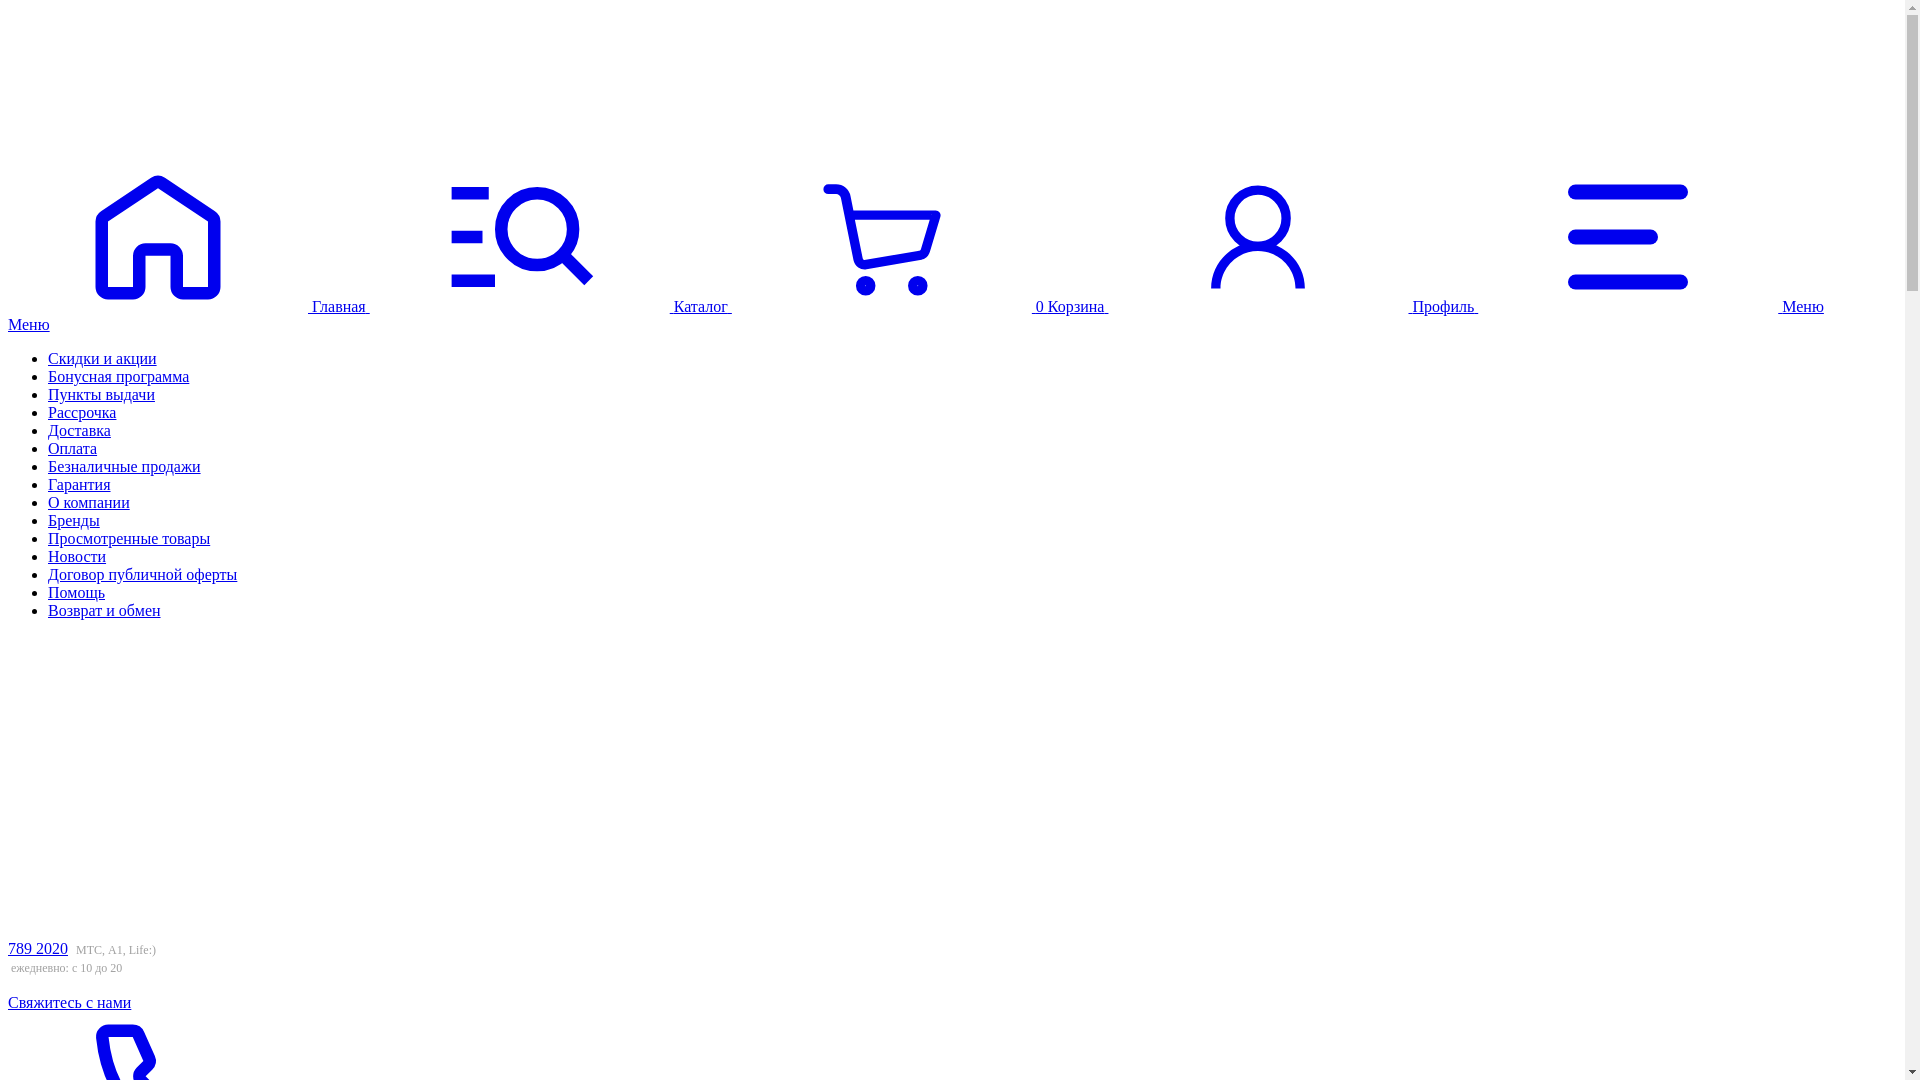 The height and width of the screenshot is (1080, 1920). Describe the element at coordinates (38, 947) in the screenshot. I see `'789 2020'` at that location.